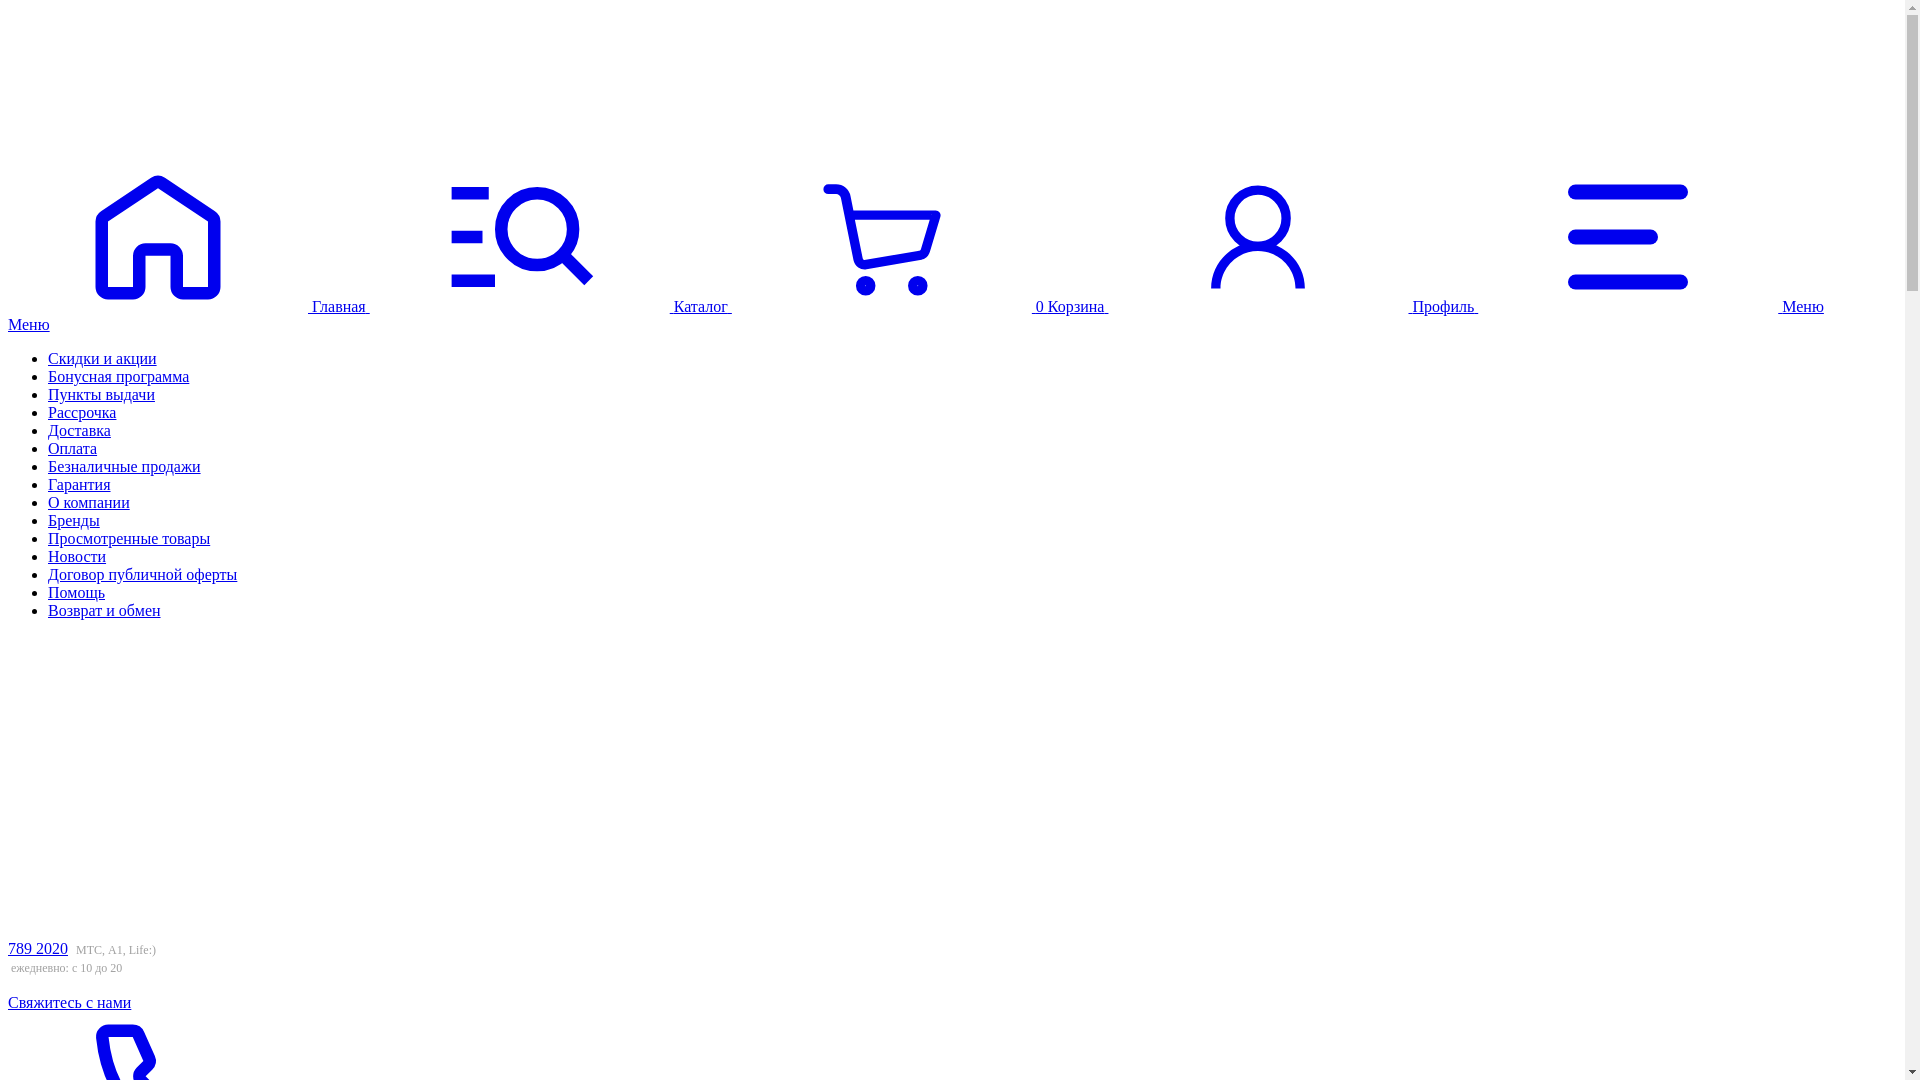 The height and width of the screenshot is (1080, 1920). Describe the element at coordinates (38, 947) in the screenshot. I see `'789 2020'` at that location.